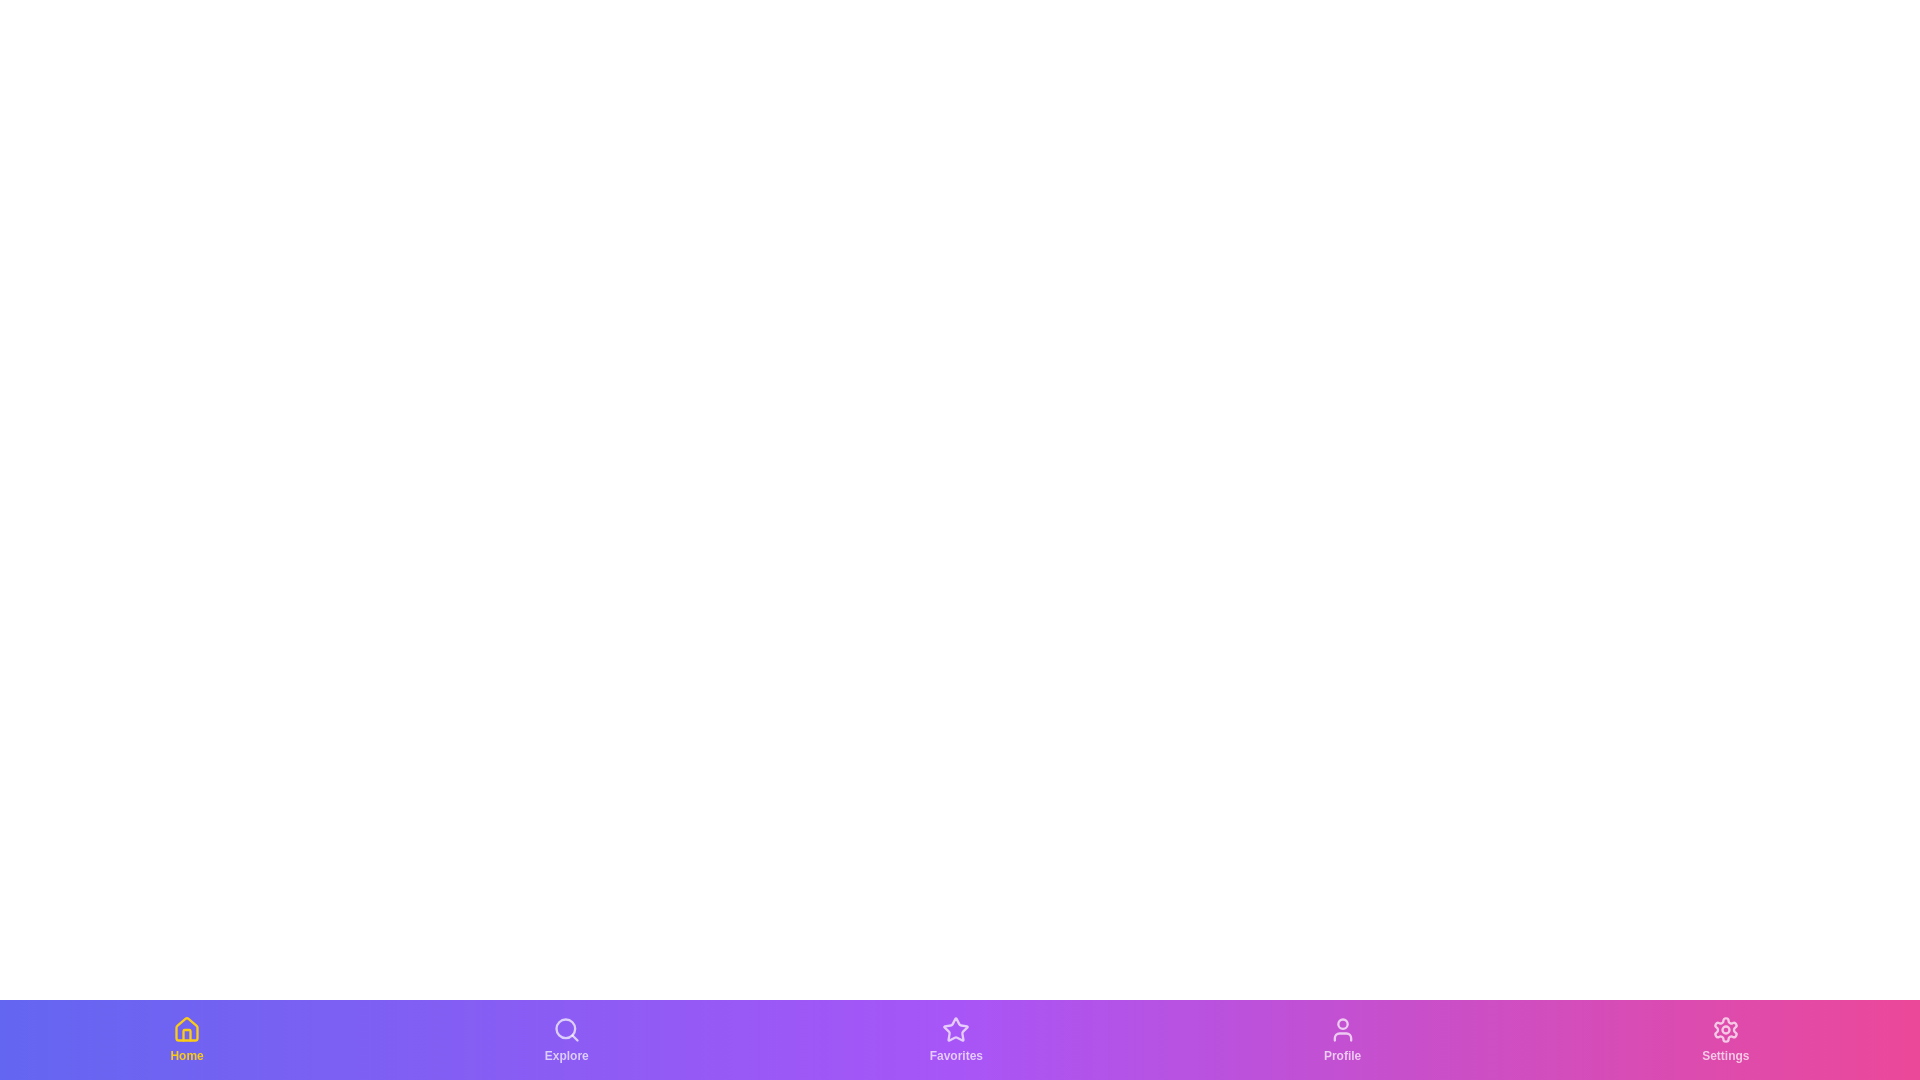 The image size is (1920, 1080). I want to click on the Profile tab in the bottom navigation bar to switch to its corresponding view, so click(1342, 1039).